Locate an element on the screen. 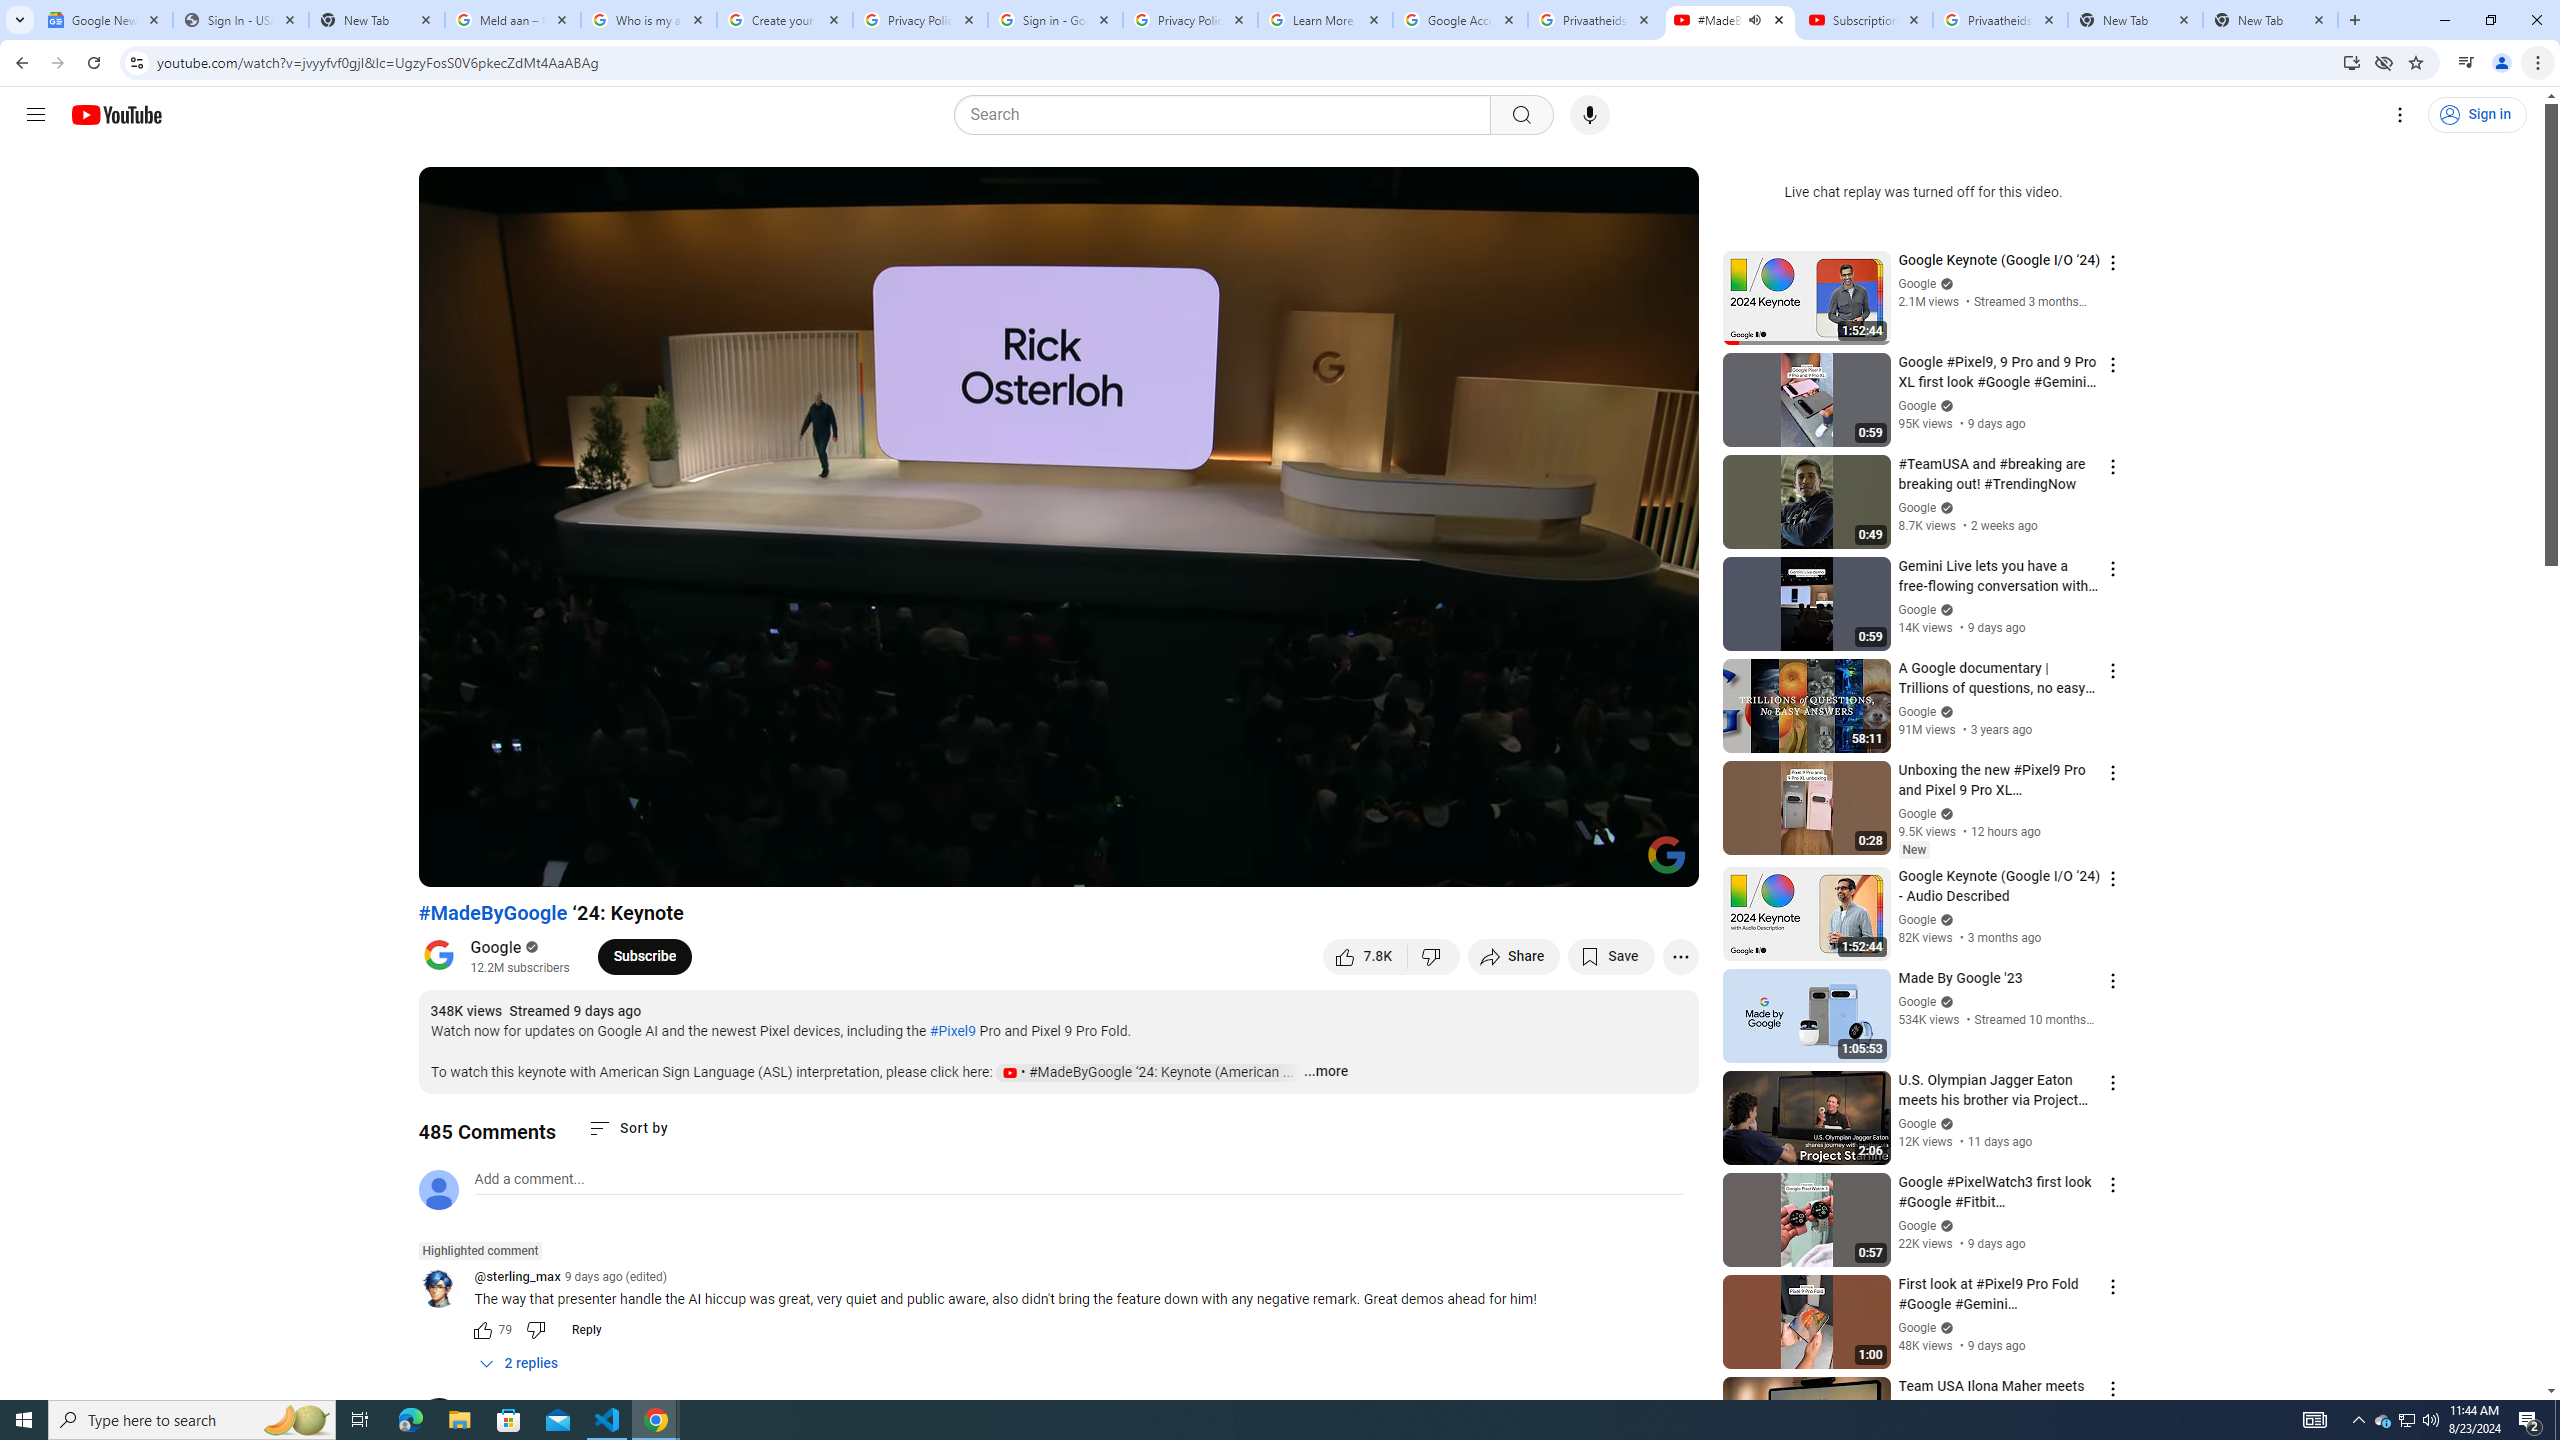  '#Pixel9' is located at coordinates (951, 1030).